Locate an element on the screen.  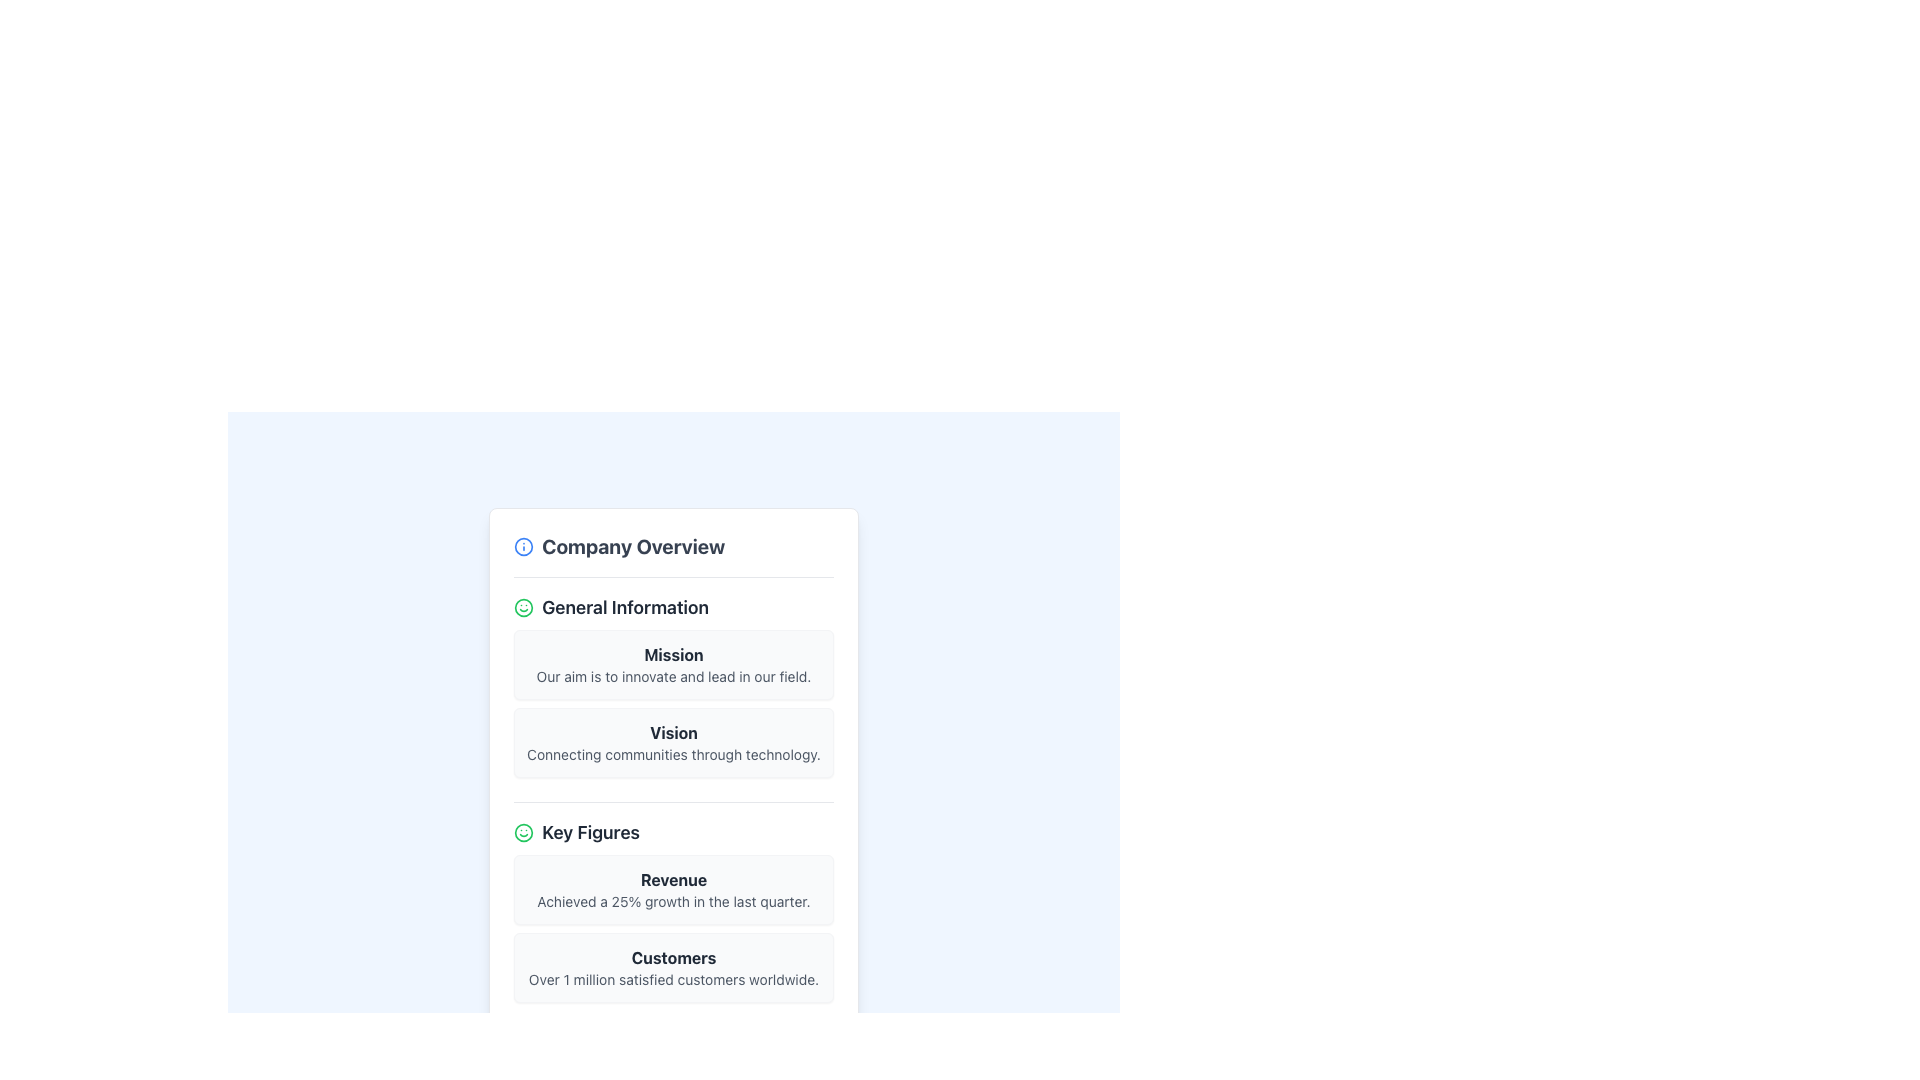
the green smiley icon located to the left of the 'Key Figures' heading in the vertical list is located at coordinates (524, 833).